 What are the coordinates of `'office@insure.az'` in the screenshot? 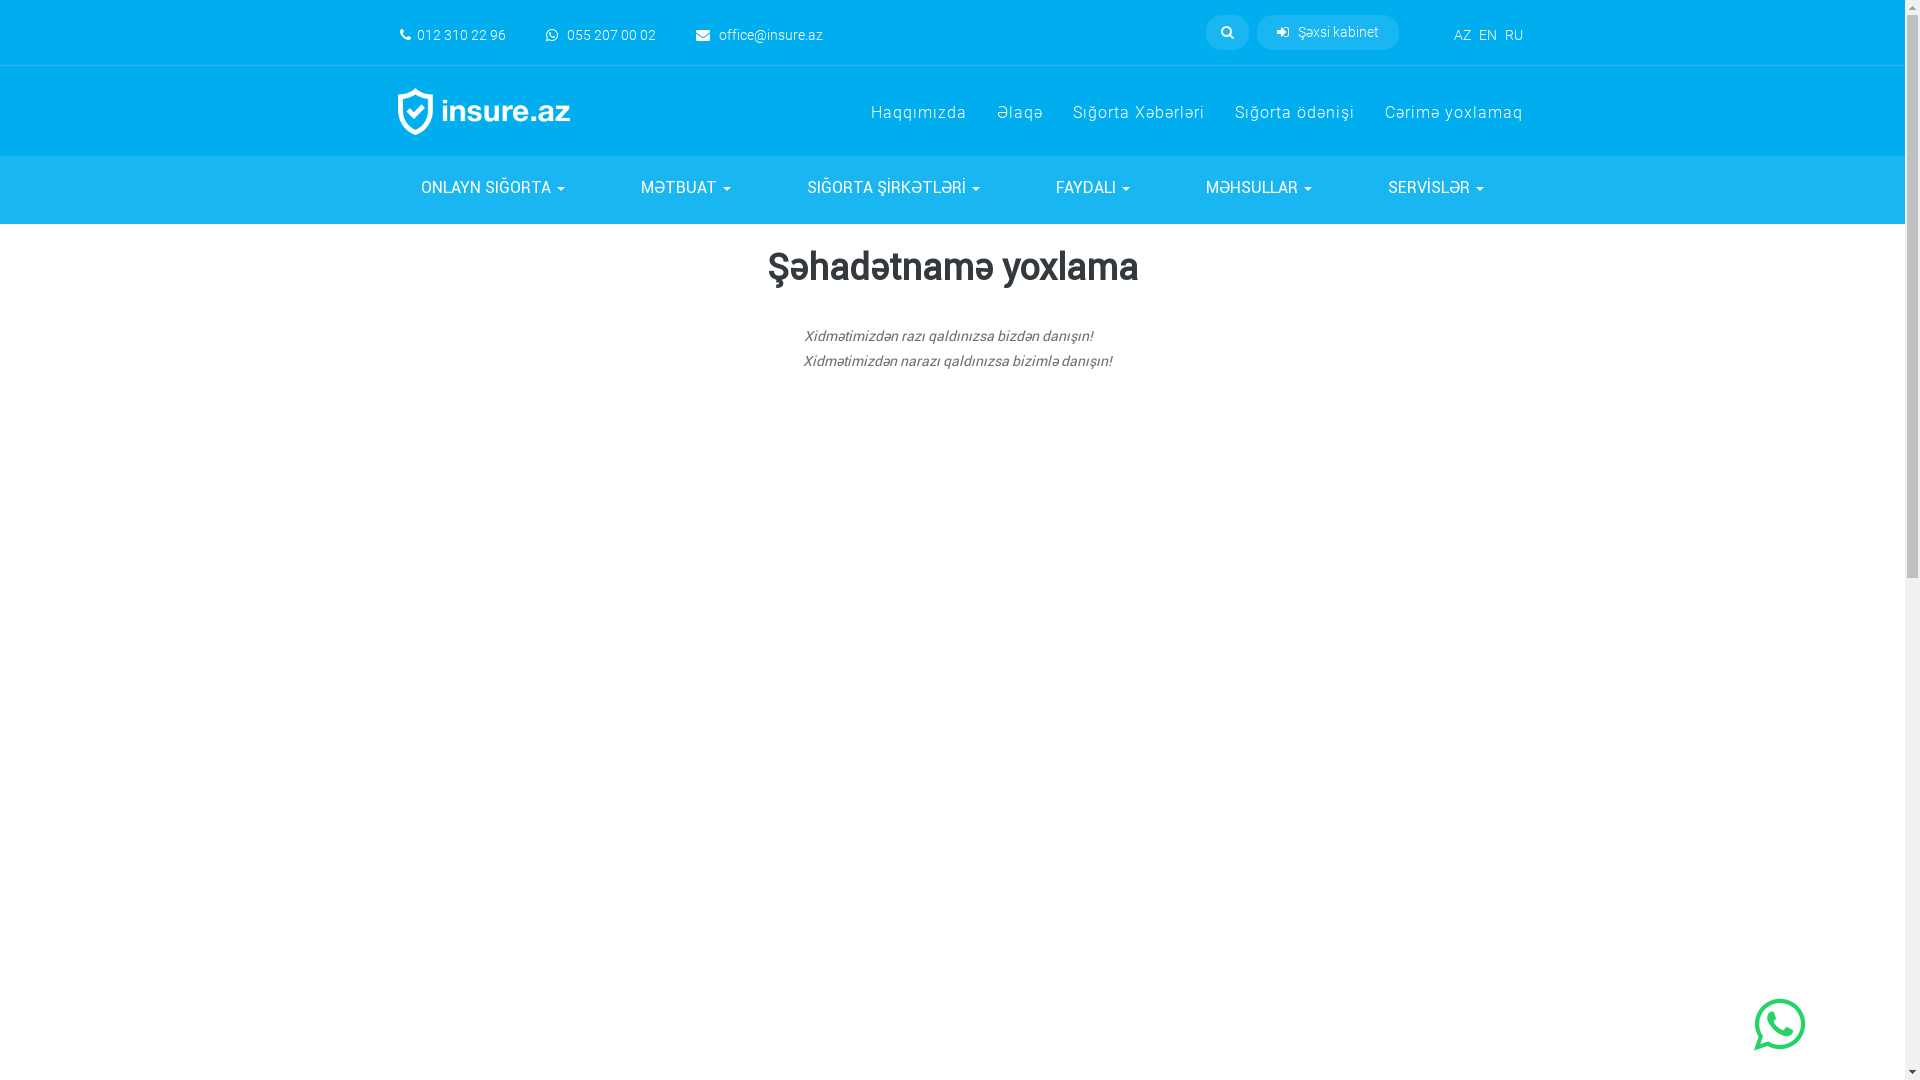 It's located at (758, 34).